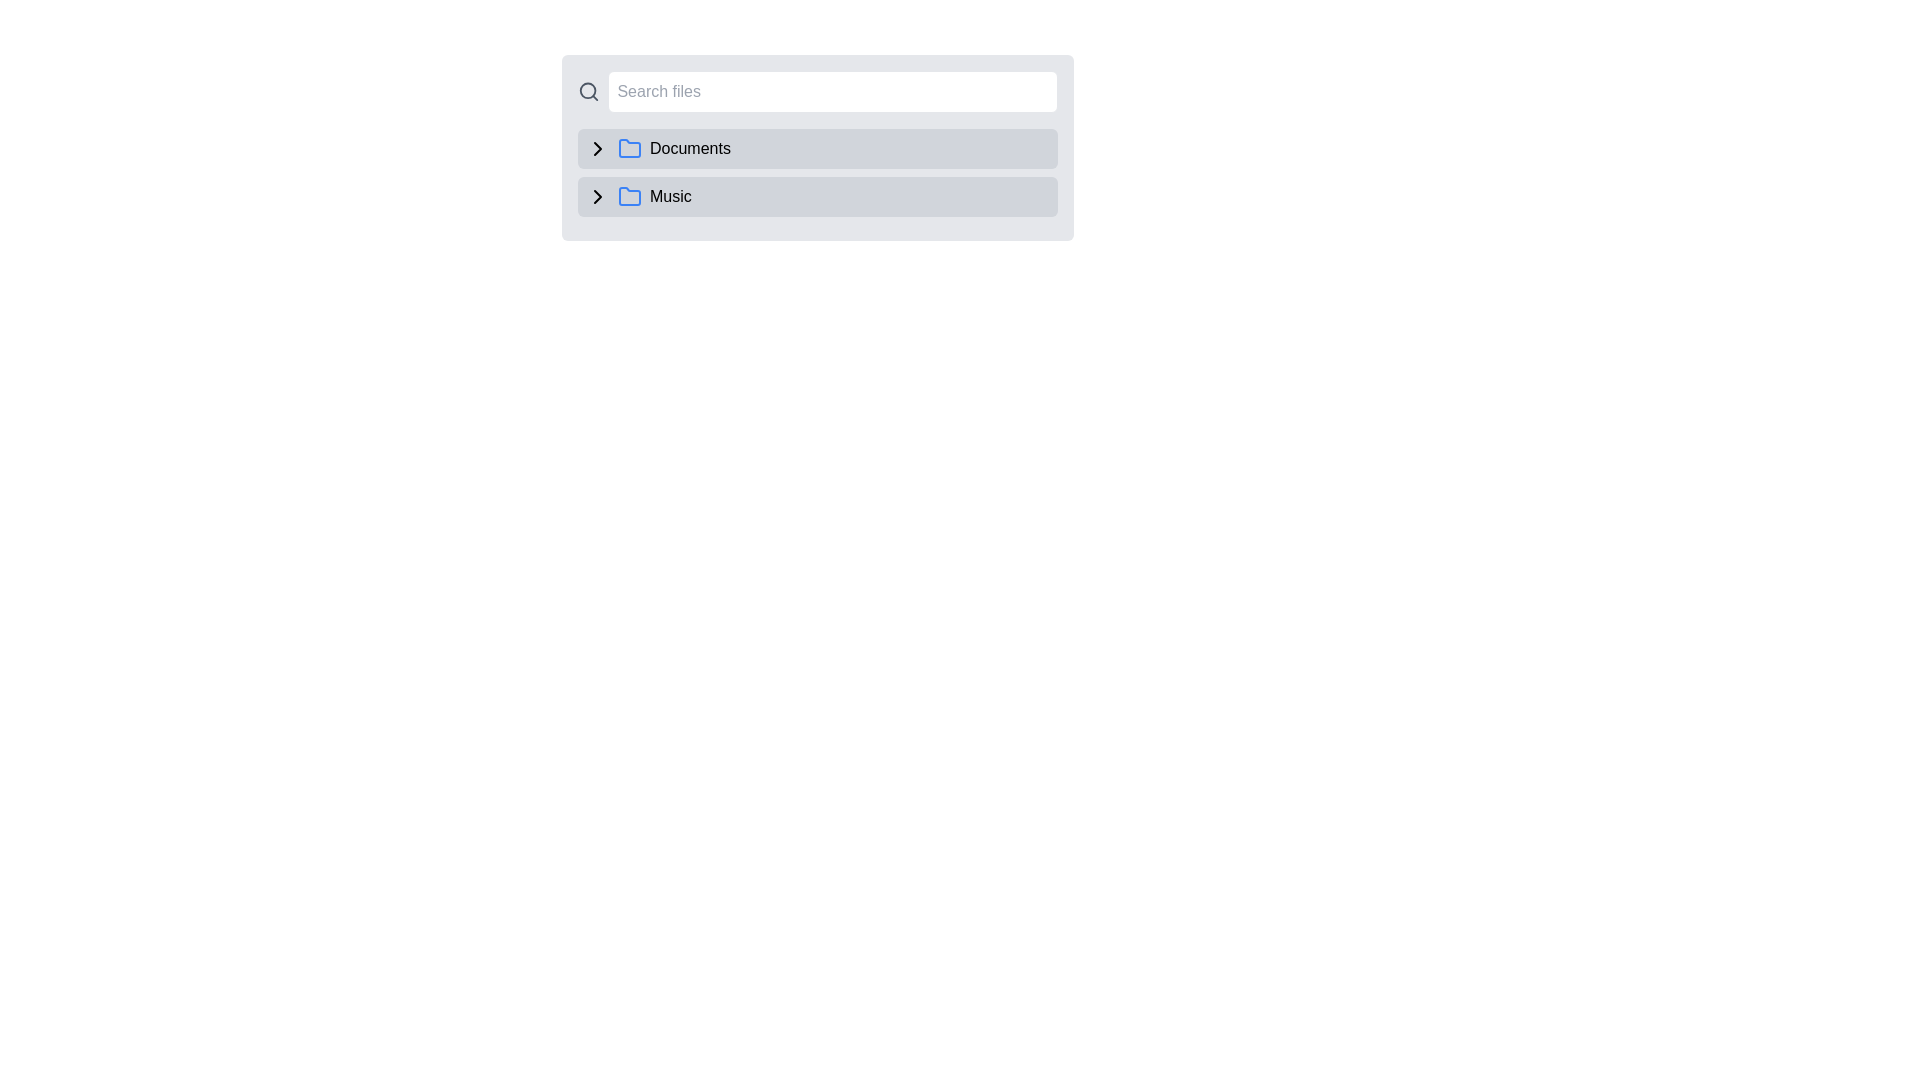  What do you see at coordinates (597, 196) in the screenshot?
I see `the chevron icon next to the 'Music' label` at bounding box center [597, 196].